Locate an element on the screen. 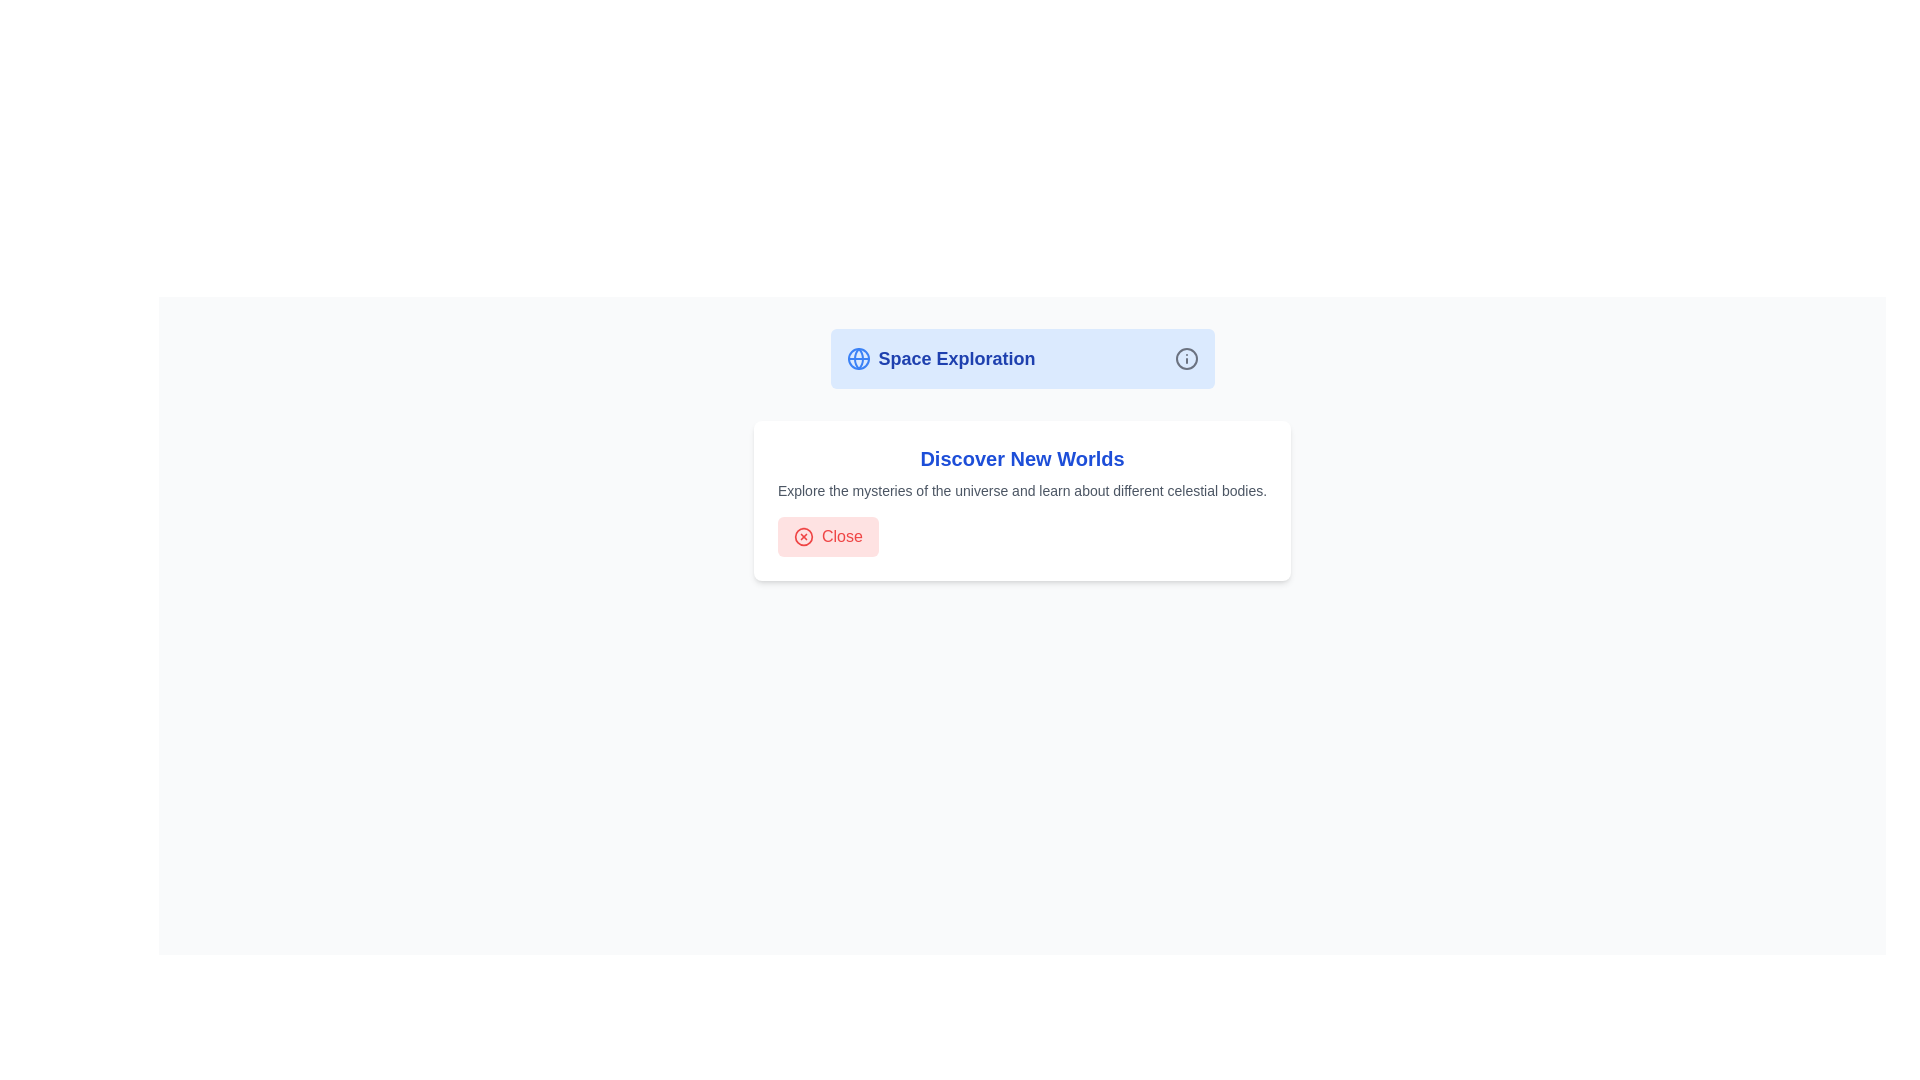 The height and width of the screenshot is (1080, 1920). the dismissible button located below the text 'Explore the mysteries of the universe and learn about different celestial bodies' is located at coordinates (828, 535).